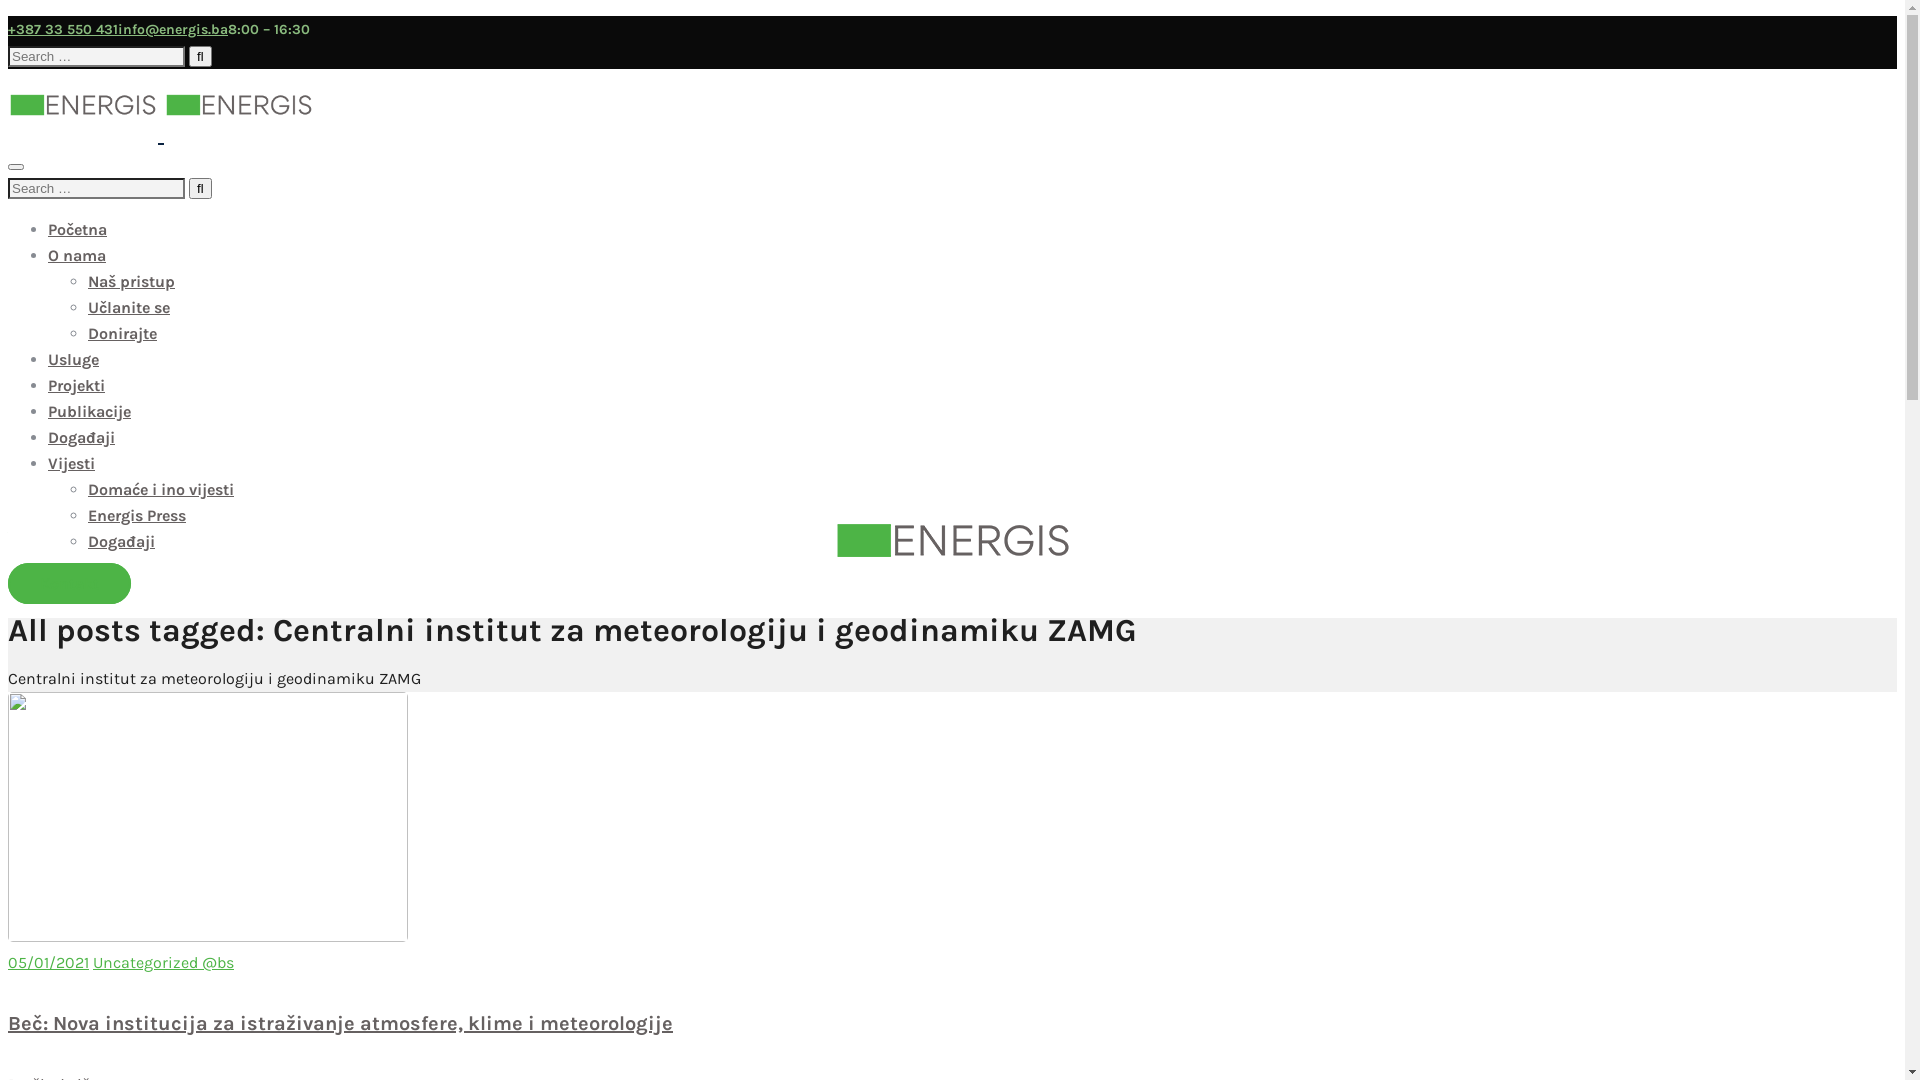 Image resolution: width=1920 pixels, height=1080 pixels. What do you see at coordinates (76, 385) in the screenshot?
I see `'Projekti'` at bounding box center [76, 385].